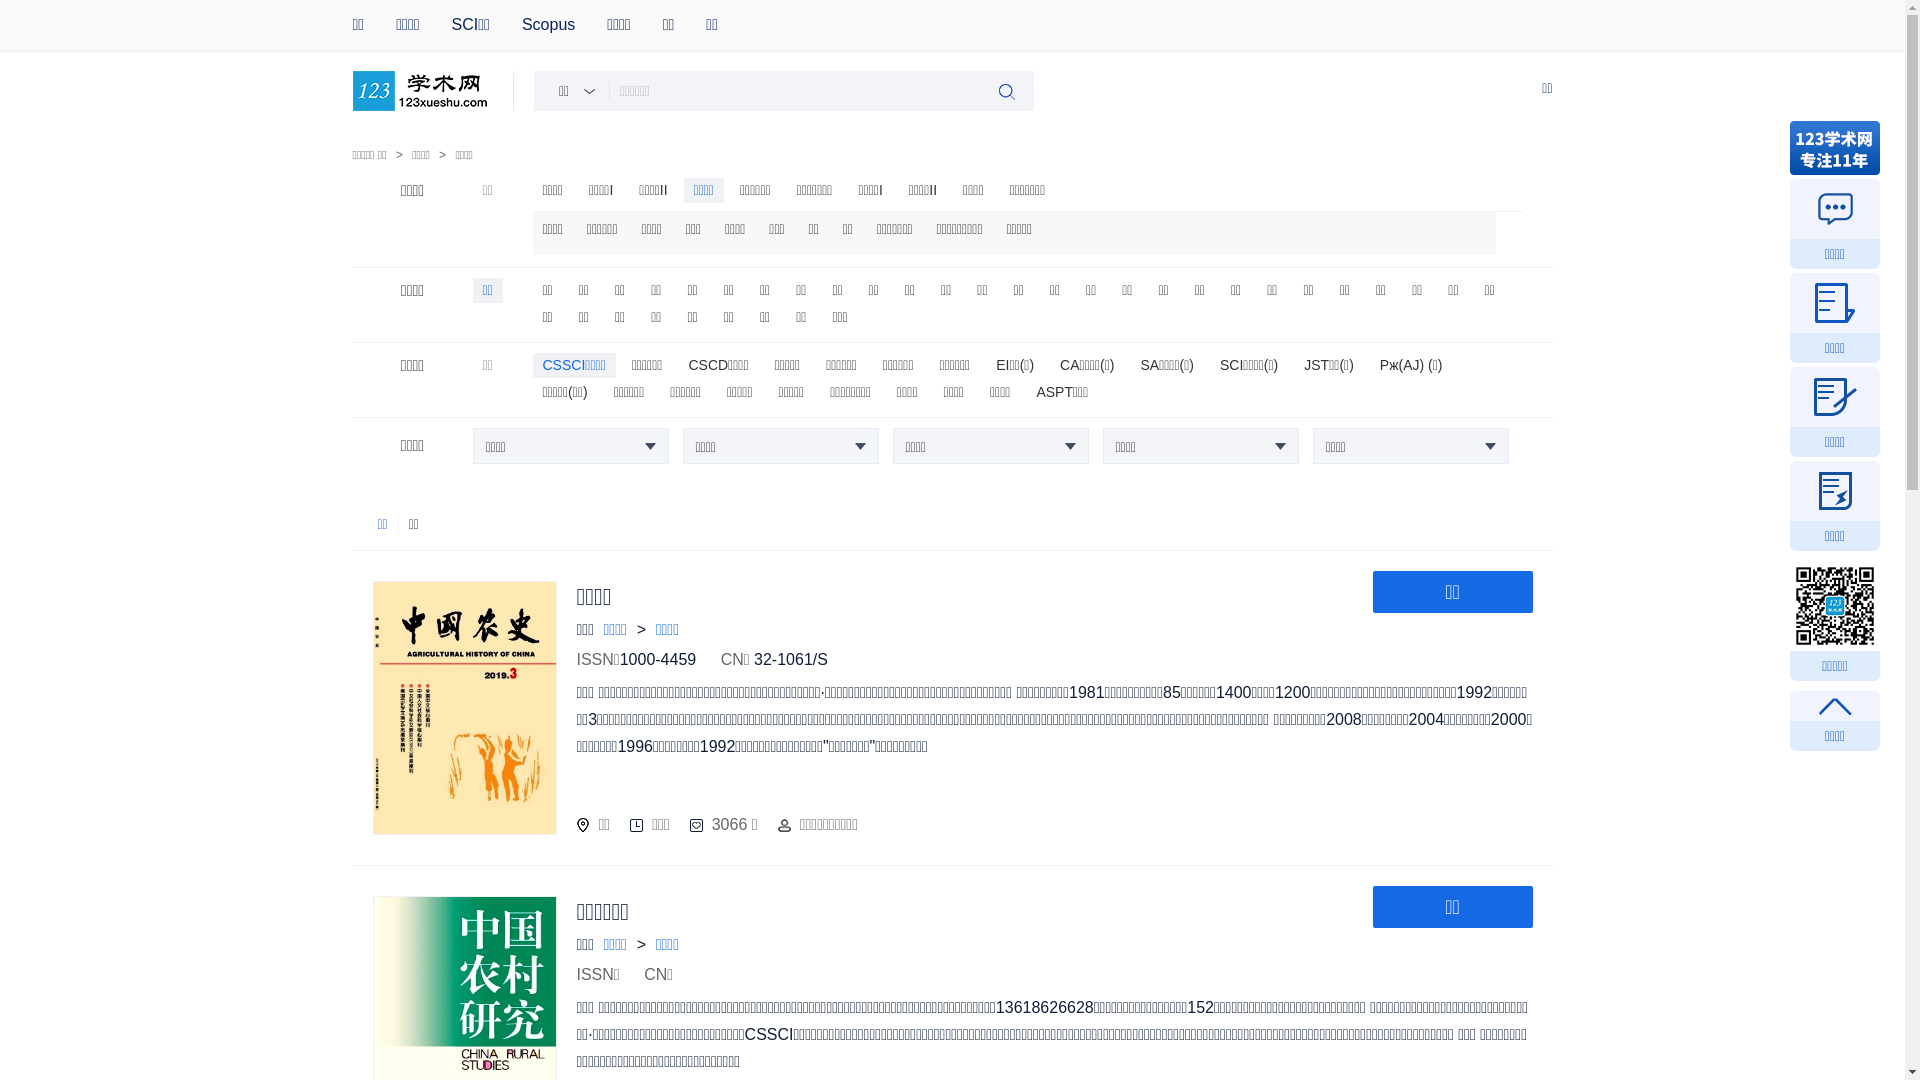  What do you see at coordinates (563, 24) in the screenshot?
I see `'Scopus'` at bounding box center [563, 24].